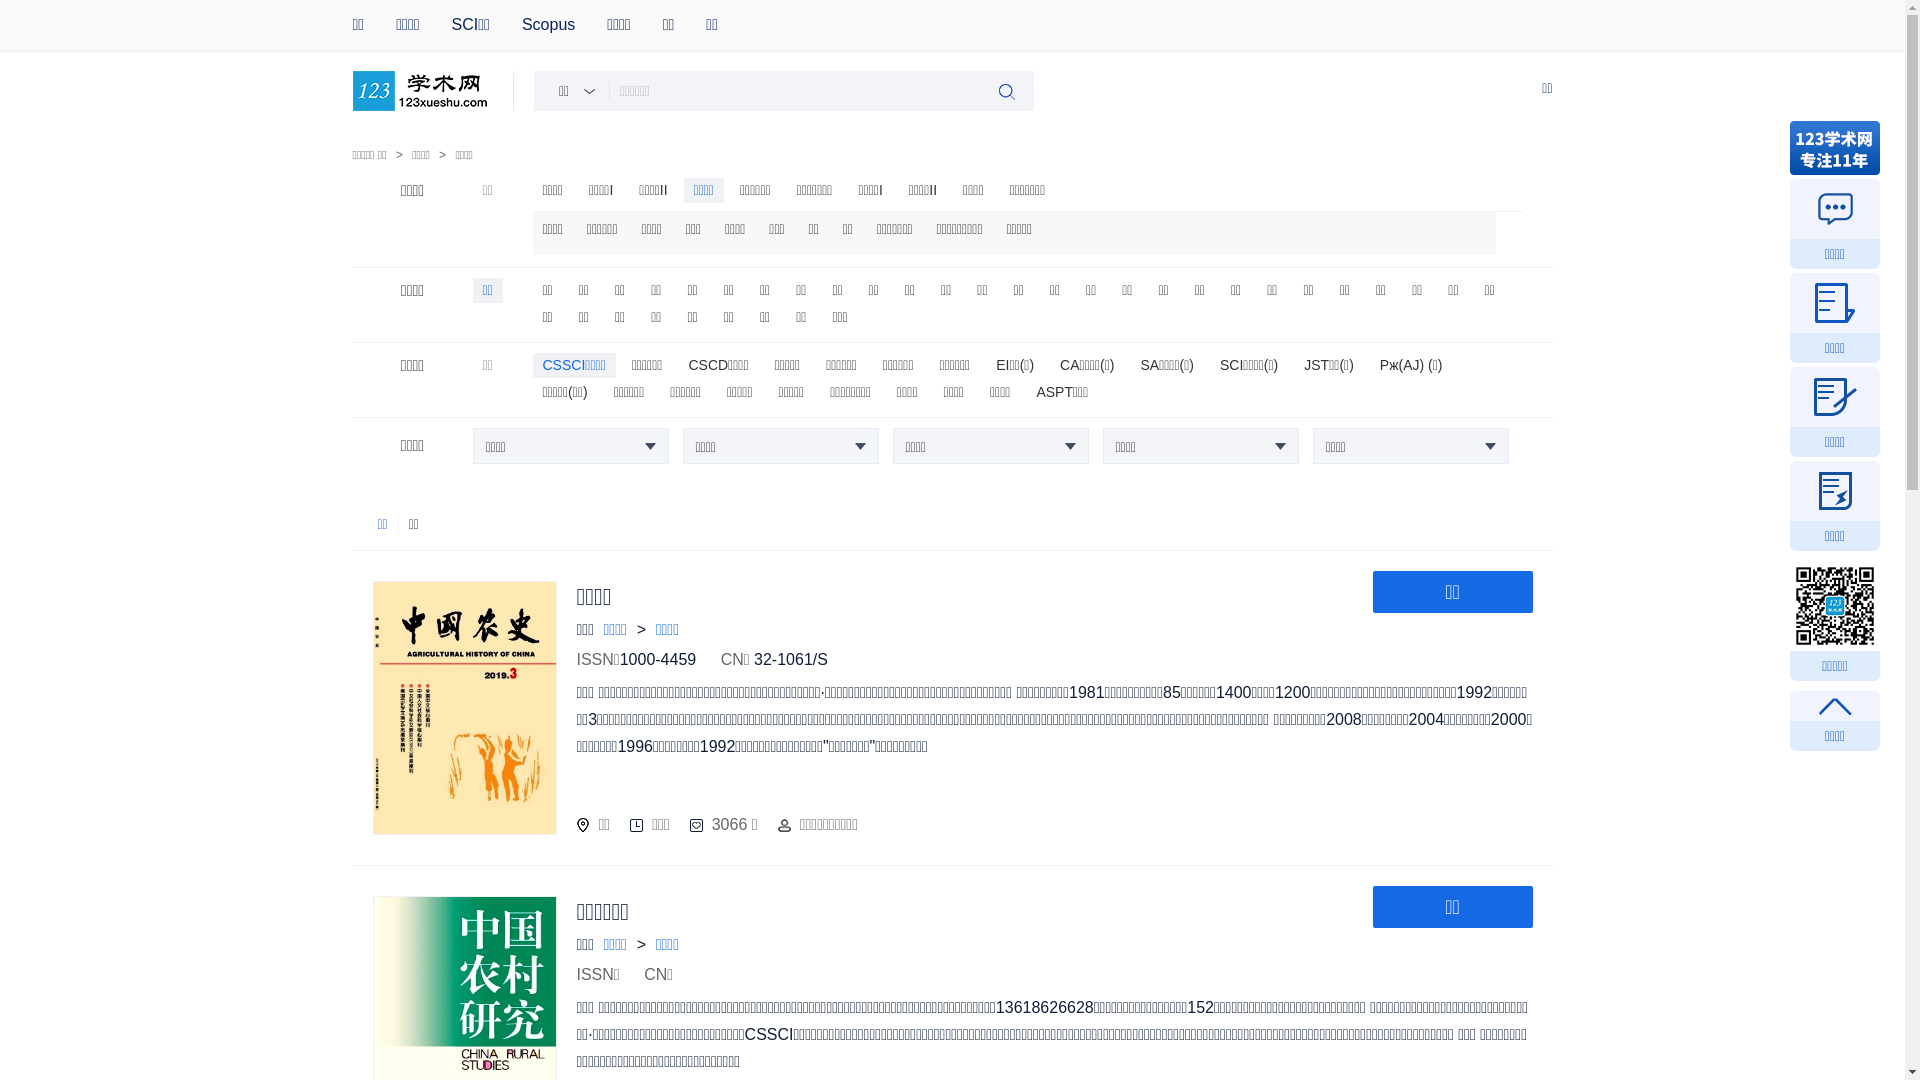  What do you see at coordinates (563, 24) in the screenshot?
I see `'Scopus'` at bounding box center [563, 24].